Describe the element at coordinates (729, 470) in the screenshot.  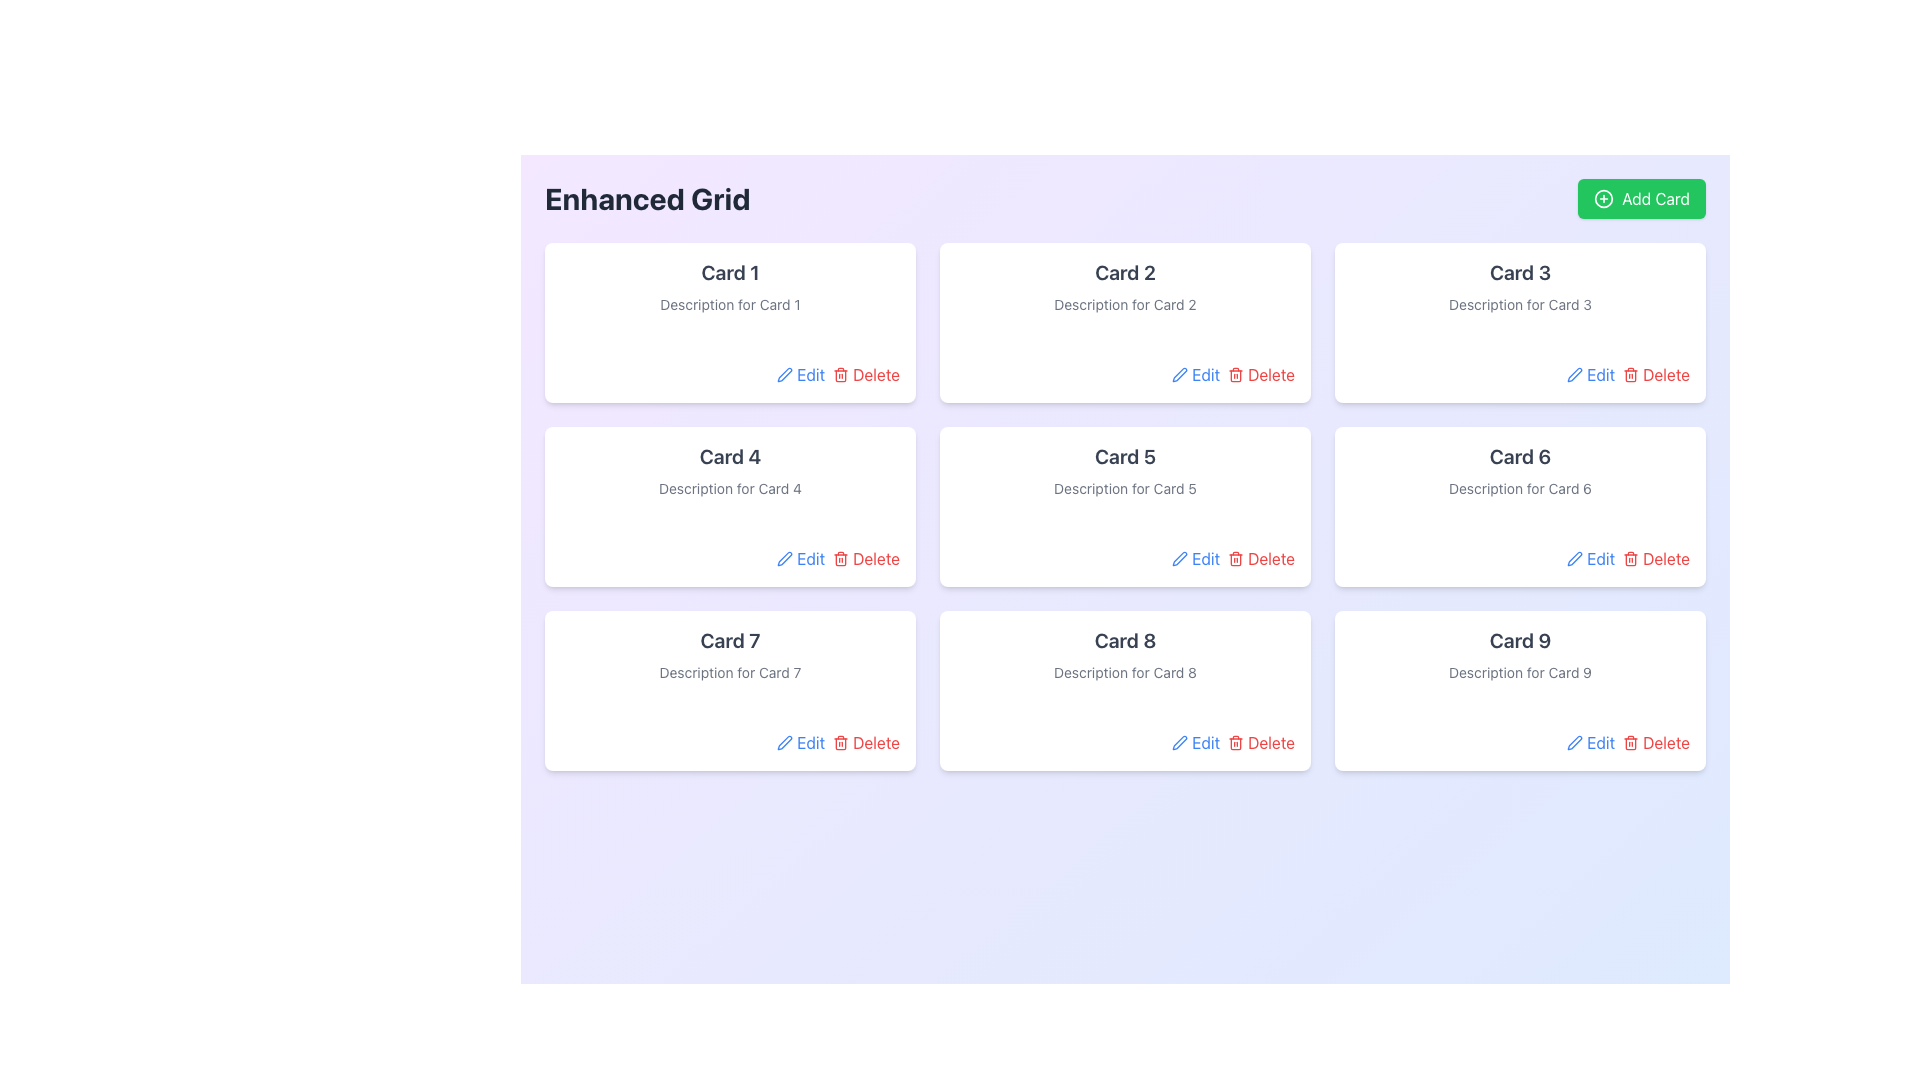
I see `text from the title and description section of Card 4, located in the second row, first column of the interface, below the 'Enhanced Grid' title header` at that location.